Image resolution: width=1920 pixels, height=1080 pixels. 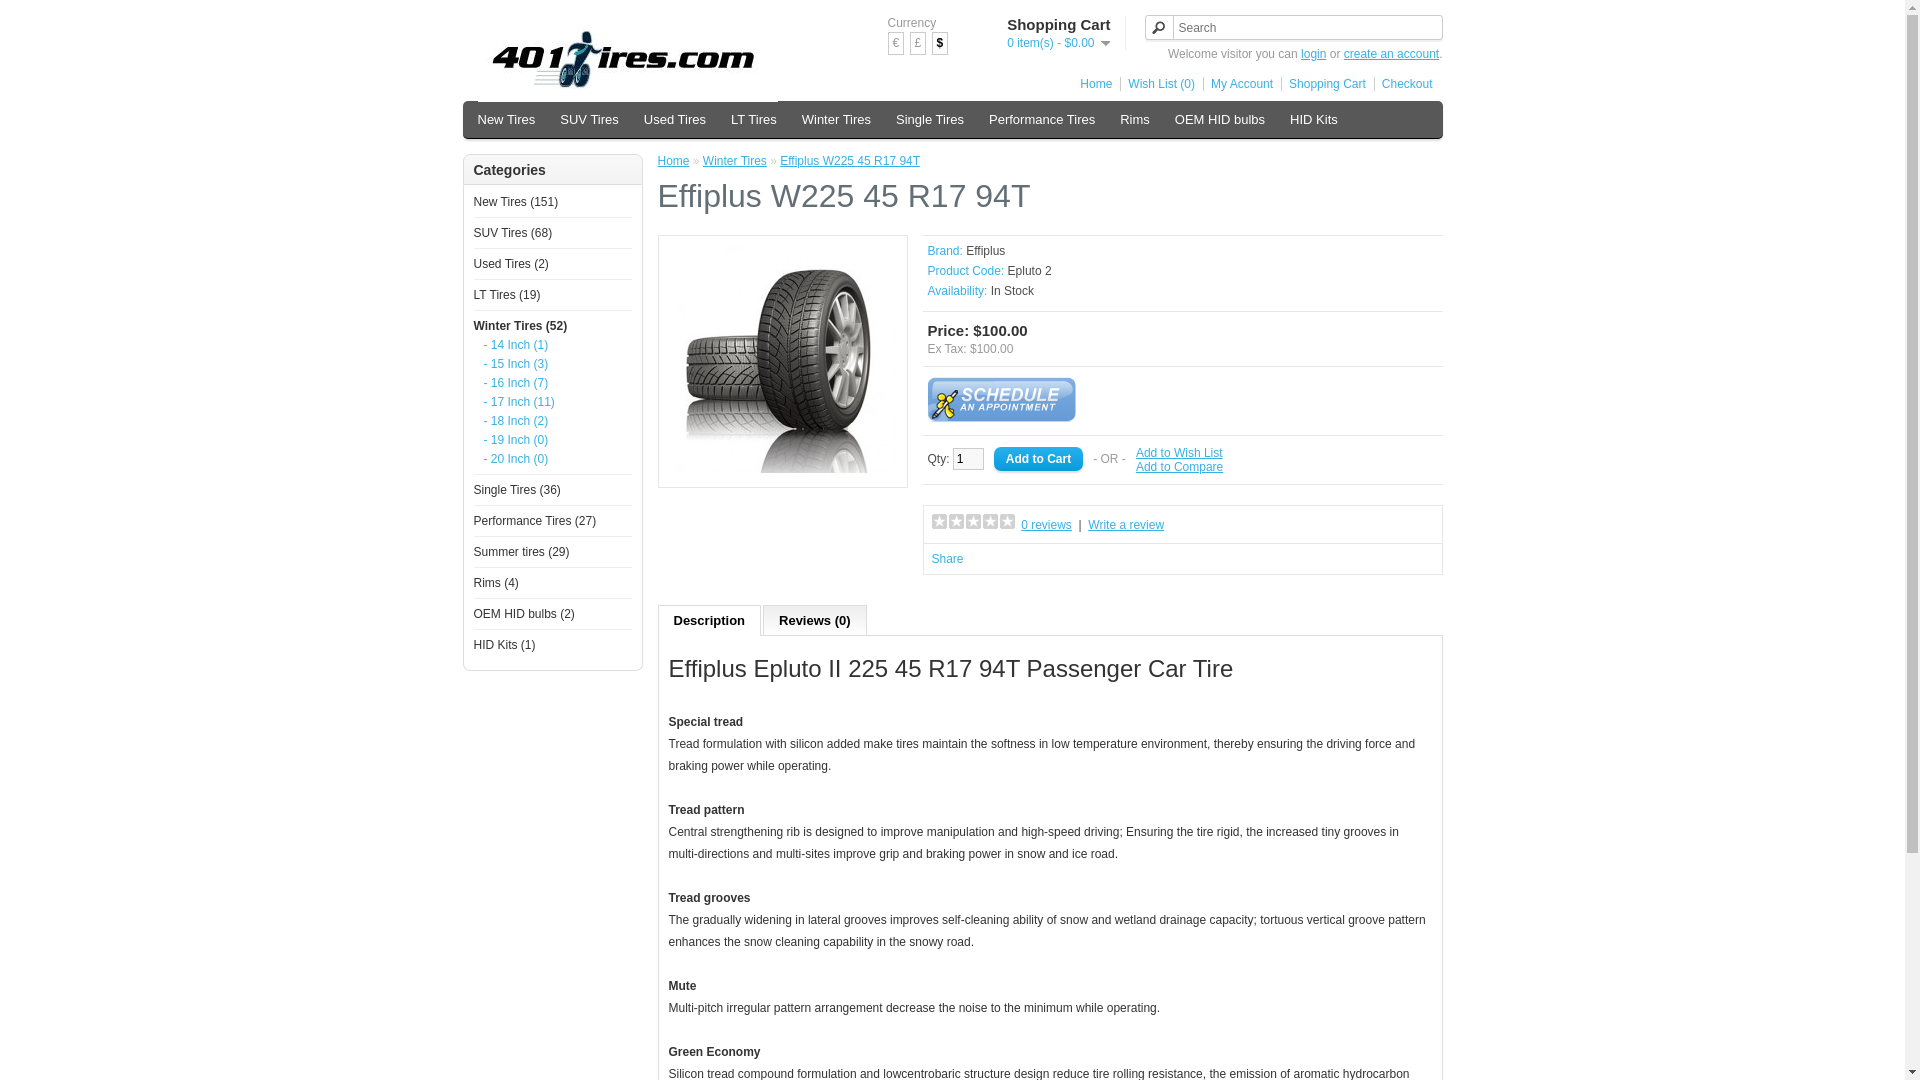 I want to click on 'Reviews (0)', so click(x=815, y=619).